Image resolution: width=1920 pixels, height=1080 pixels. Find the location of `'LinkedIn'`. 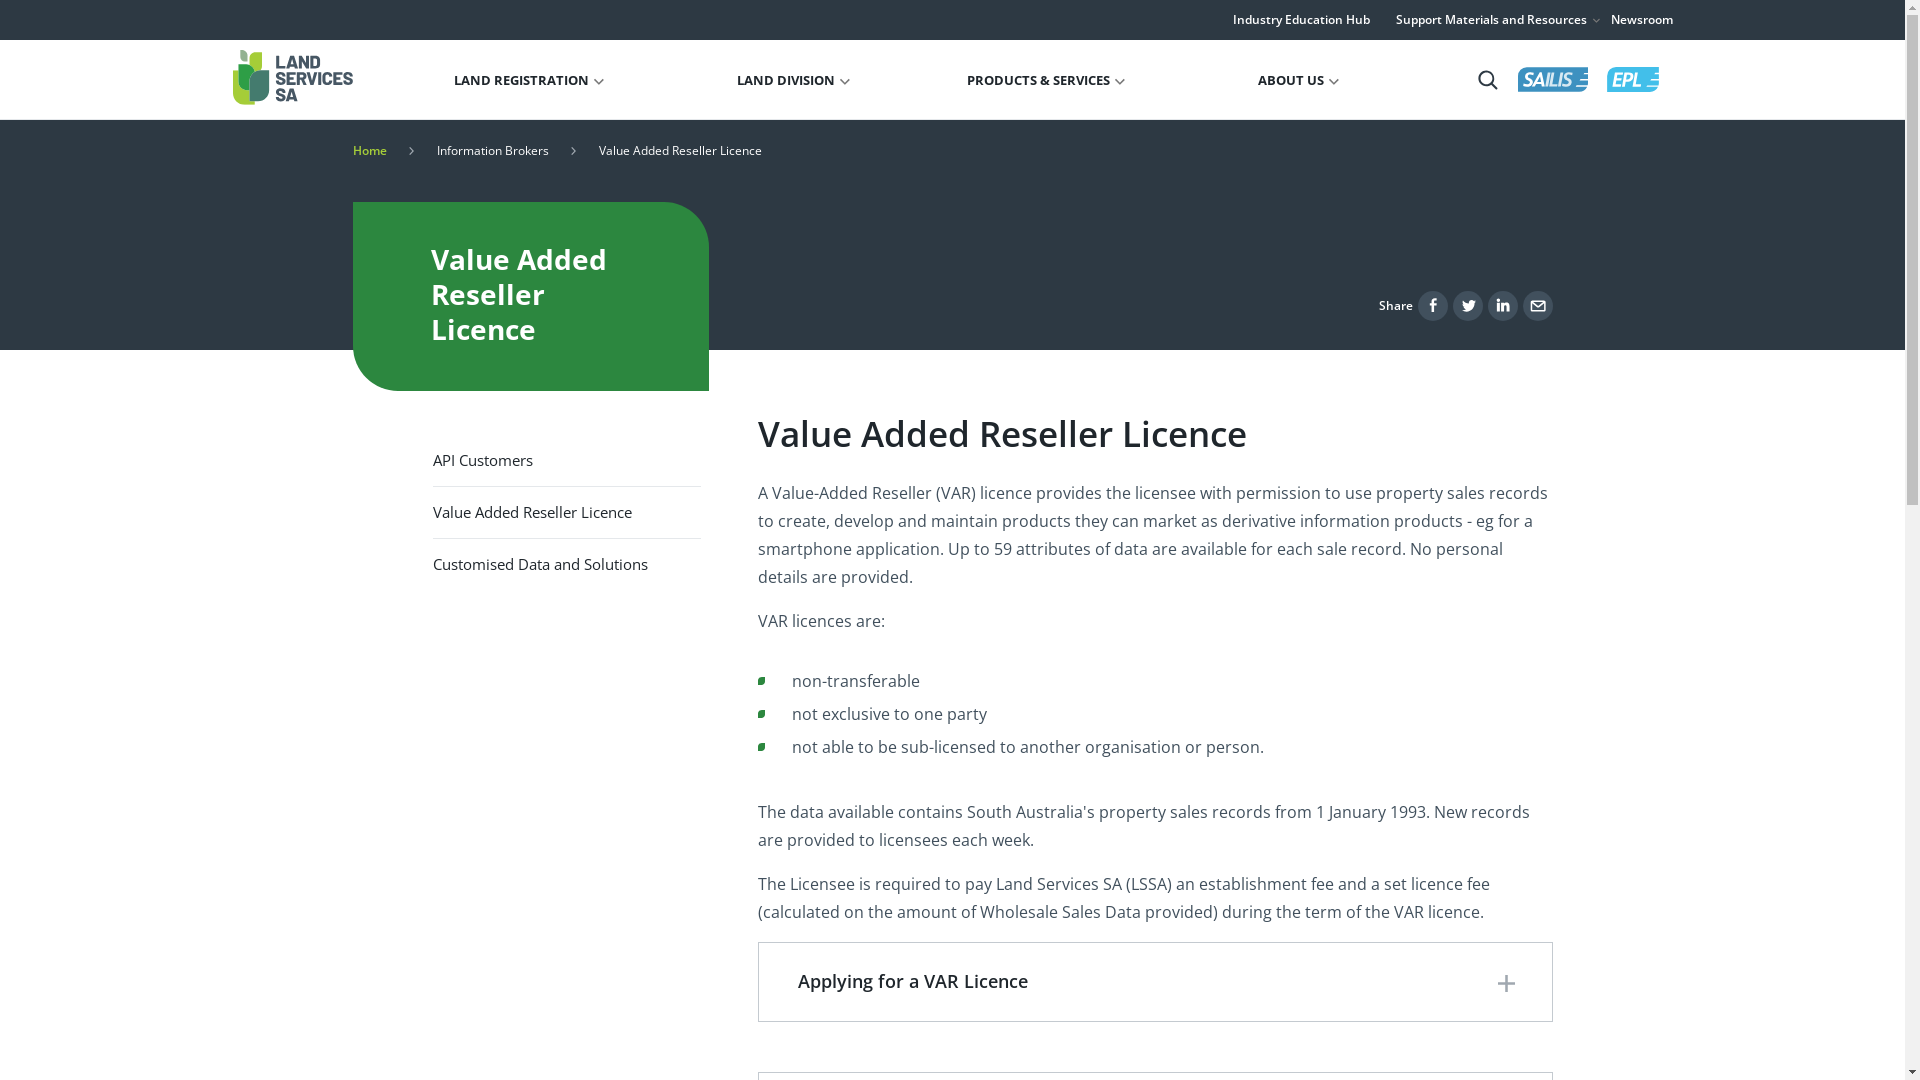

'LinkedIn' is located at coordinates (1488, 305).